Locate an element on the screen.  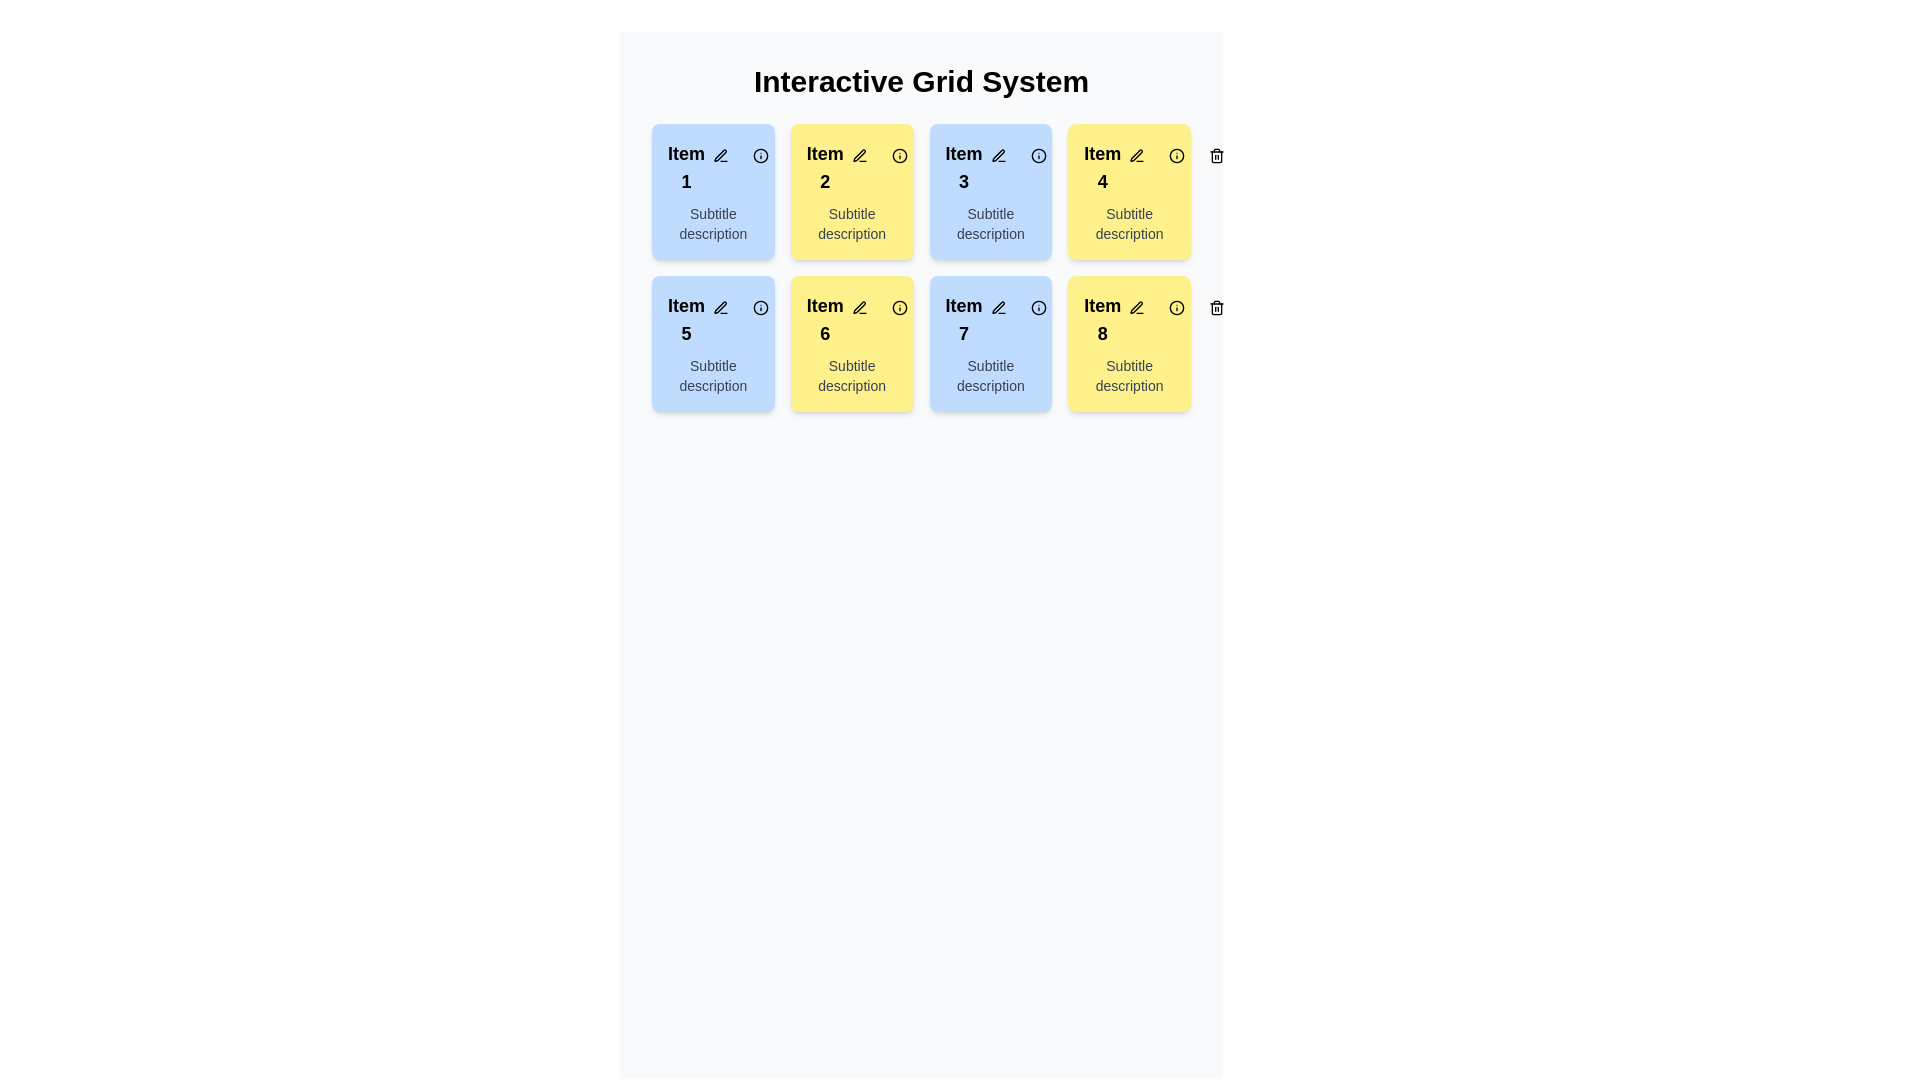
the information icon button located in the second item card of the second row in the grid is located at coordinates (898, 154).